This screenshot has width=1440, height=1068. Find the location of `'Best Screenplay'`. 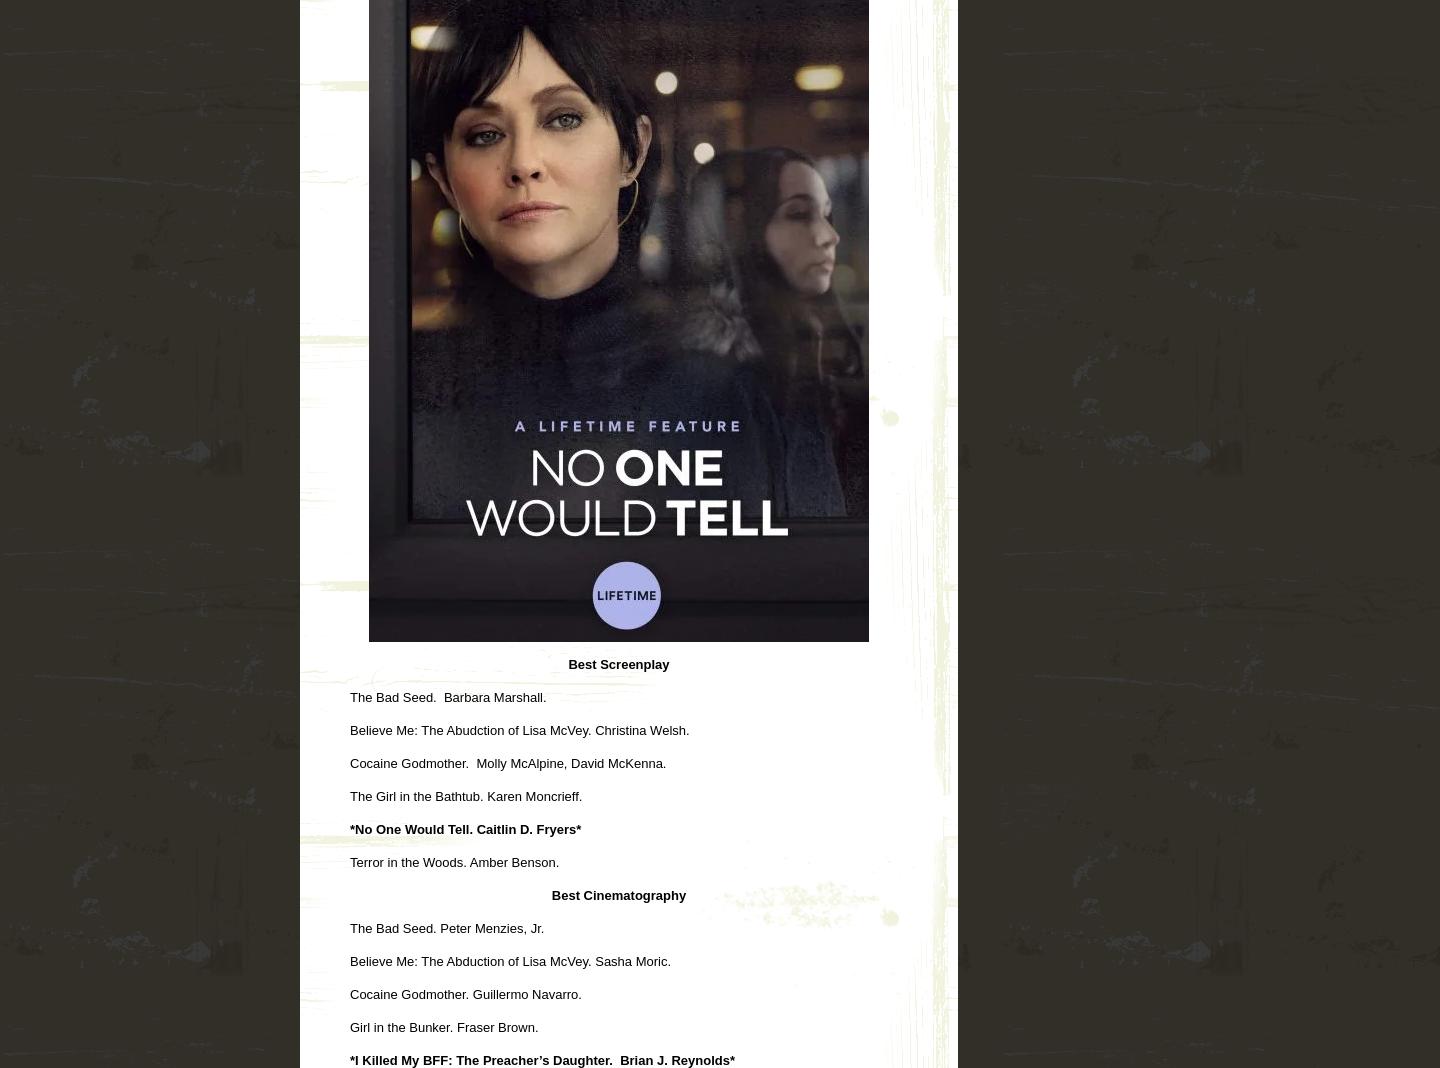

'Best Screenplay' is located at coordinates (617, 662).